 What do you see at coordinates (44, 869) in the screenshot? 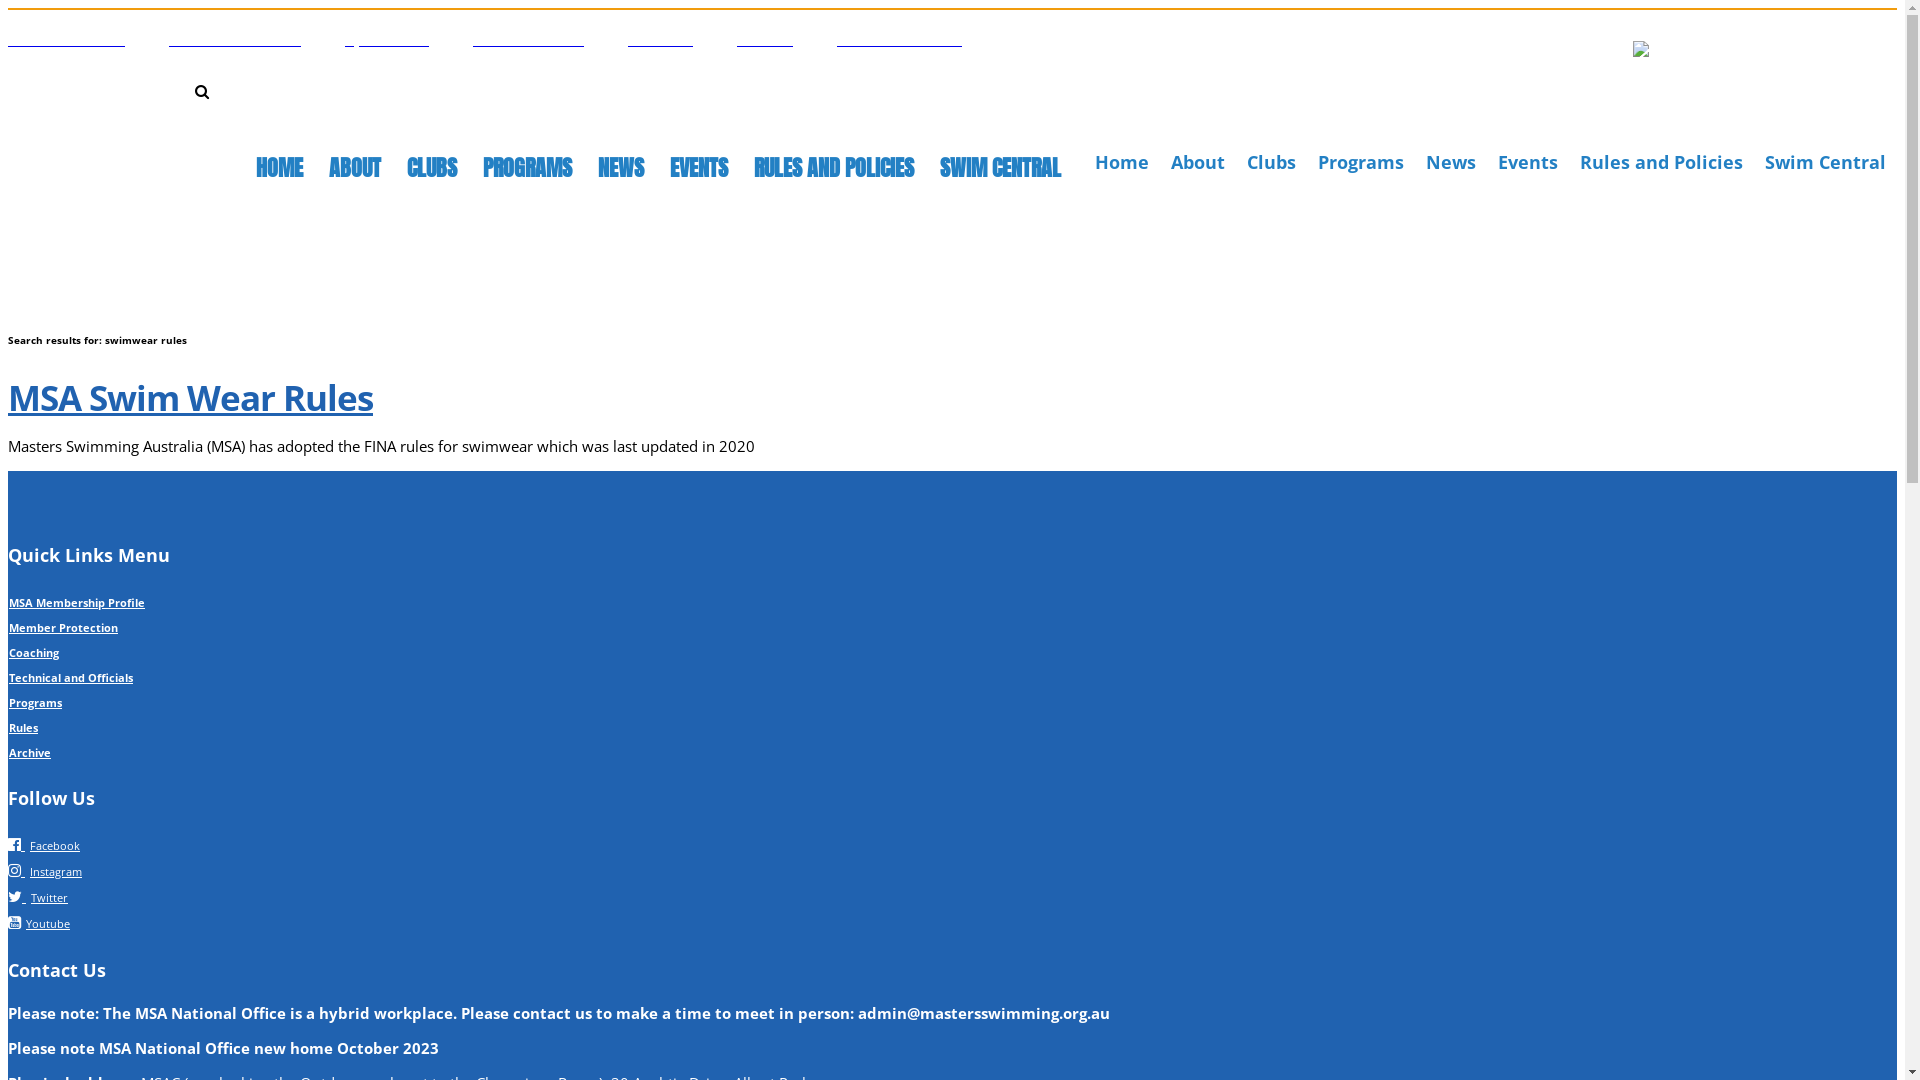
I see `'Instagram'` at bounding box center [44, 869].